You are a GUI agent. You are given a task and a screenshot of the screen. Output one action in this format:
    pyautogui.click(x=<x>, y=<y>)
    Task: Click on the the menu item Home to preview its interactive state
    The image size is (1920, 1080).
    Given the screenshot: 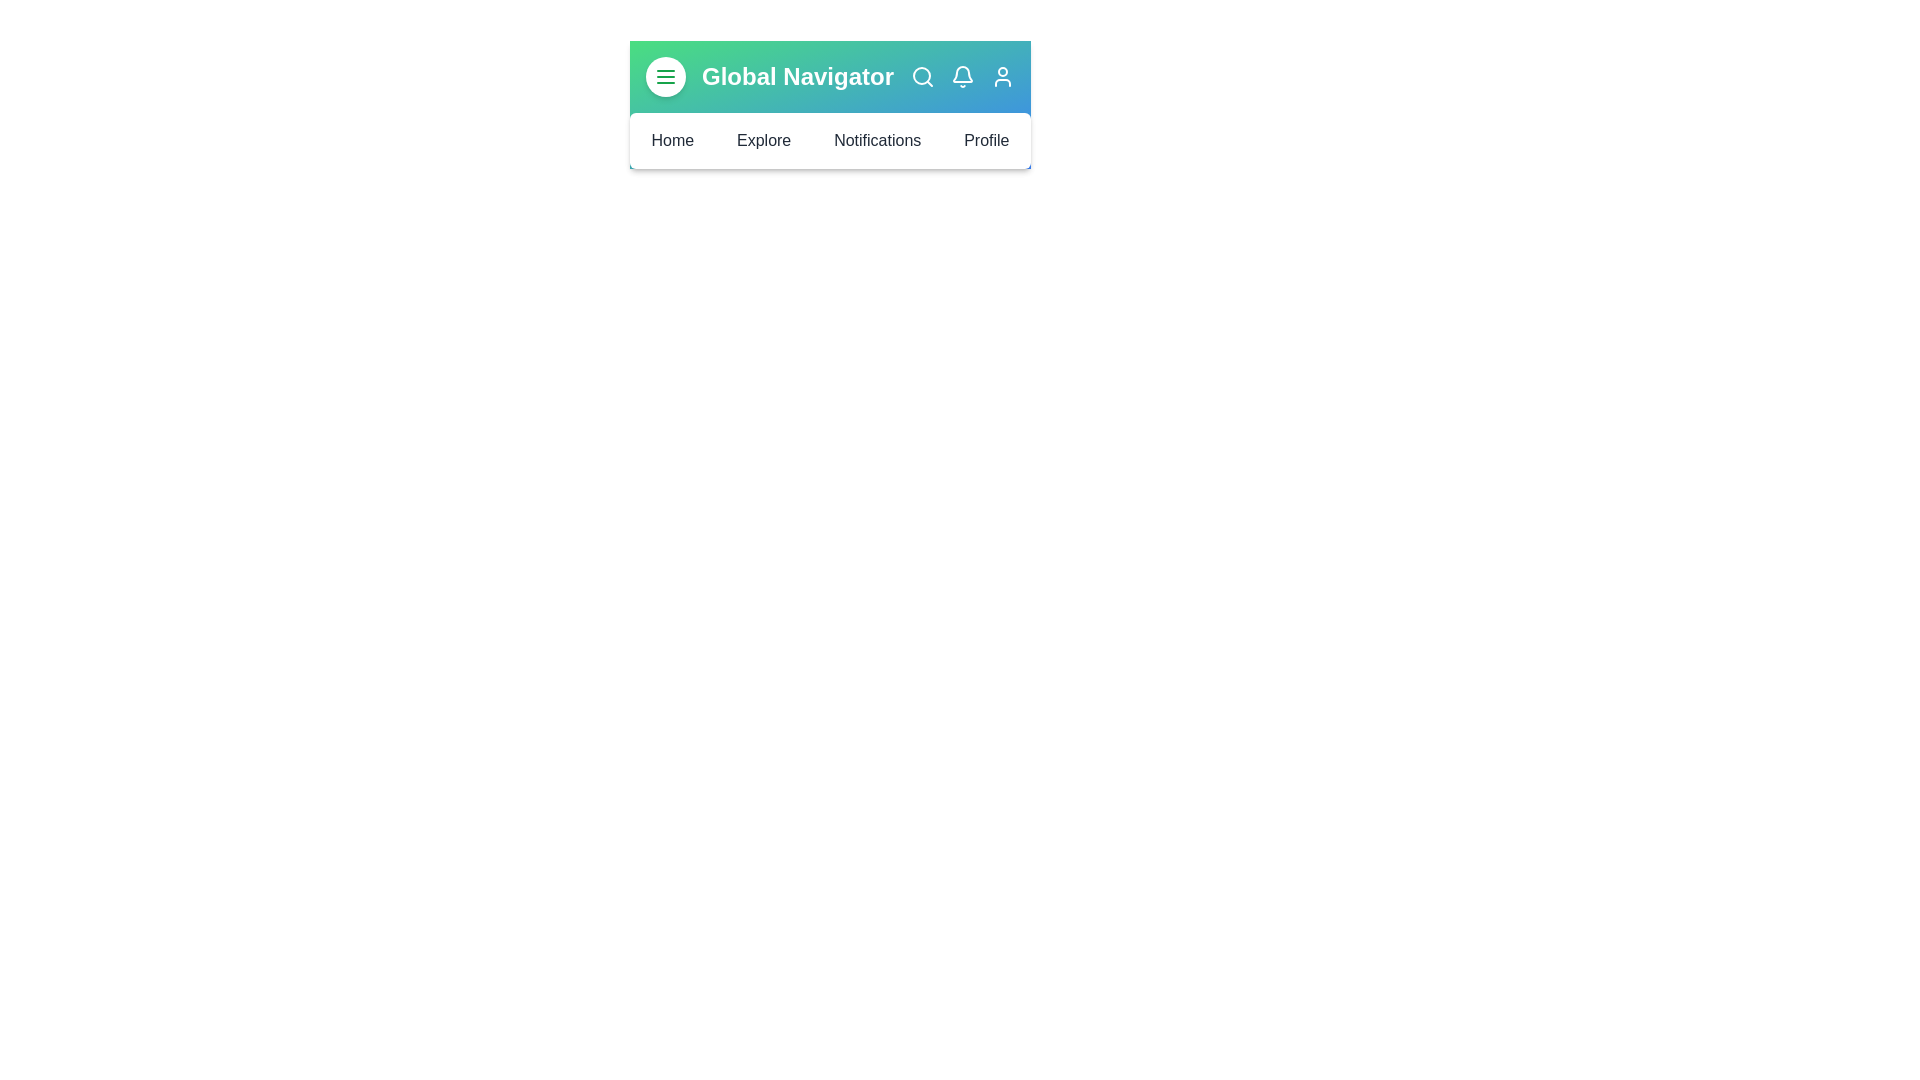 What is the action you would take?
    pyautogui.click(x=672, y=140)
    